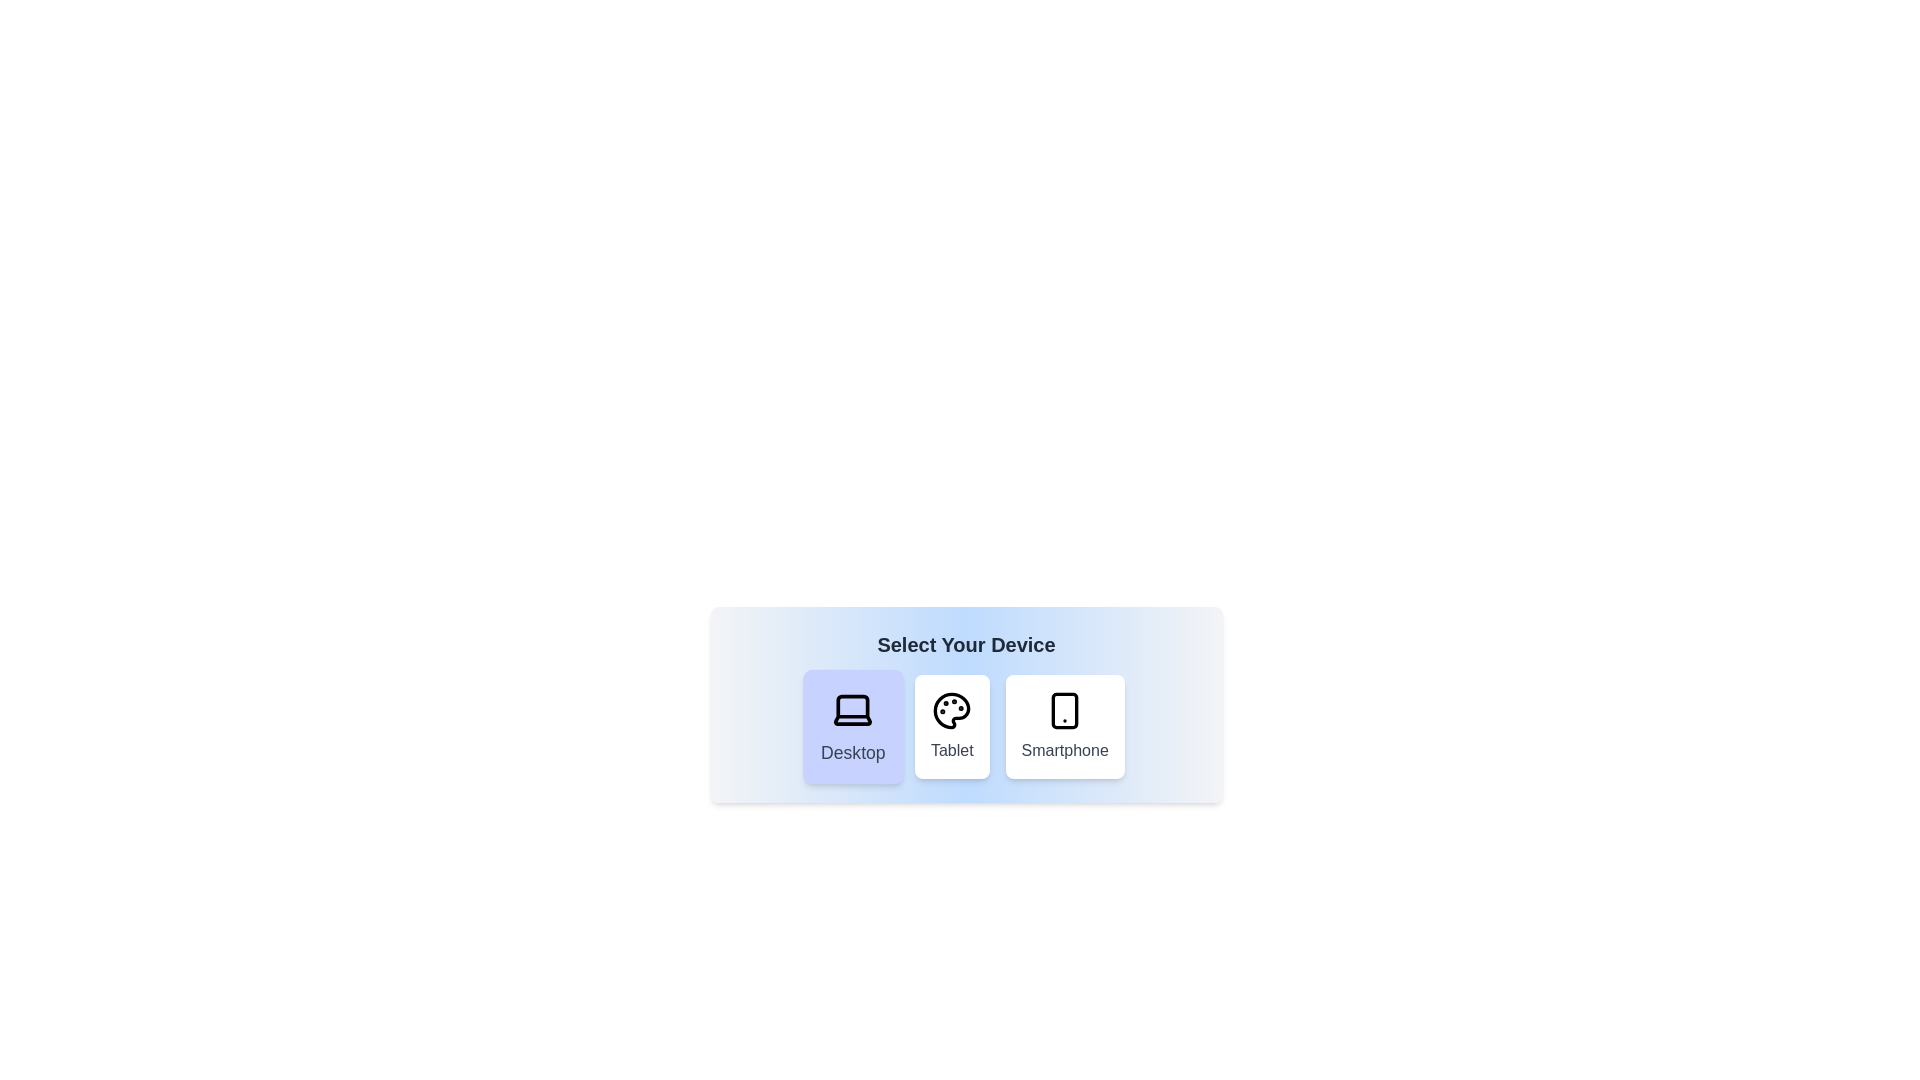 The width and height of the screenshot is (1920, 1080). I want to click on the main body rectangular component of the smartphone icon, which is centrally positioned and has rounded corners, so click(1064, 709).